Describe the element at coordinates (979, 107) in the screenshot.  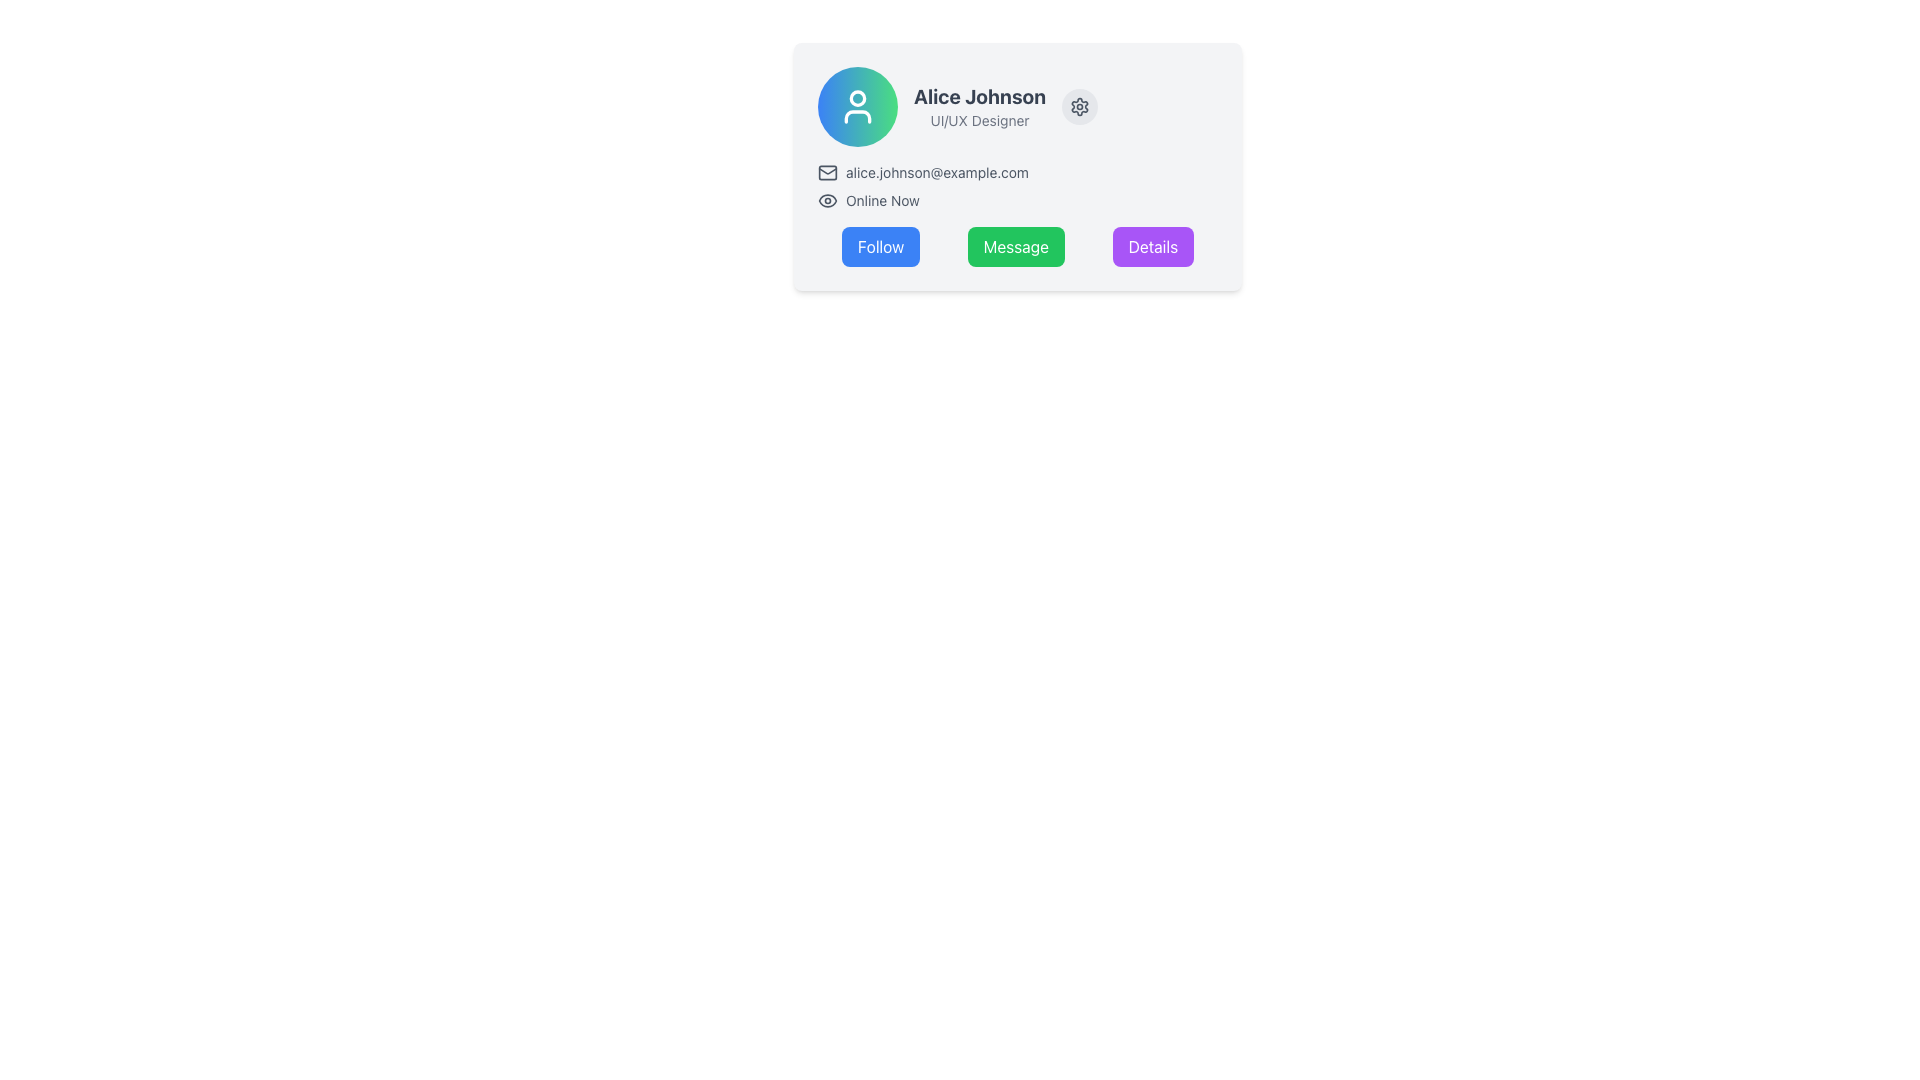
I see `the Text Display element that shows the user's name and job title in the profile card, located between the circular avatar and the settings icon` at that location.